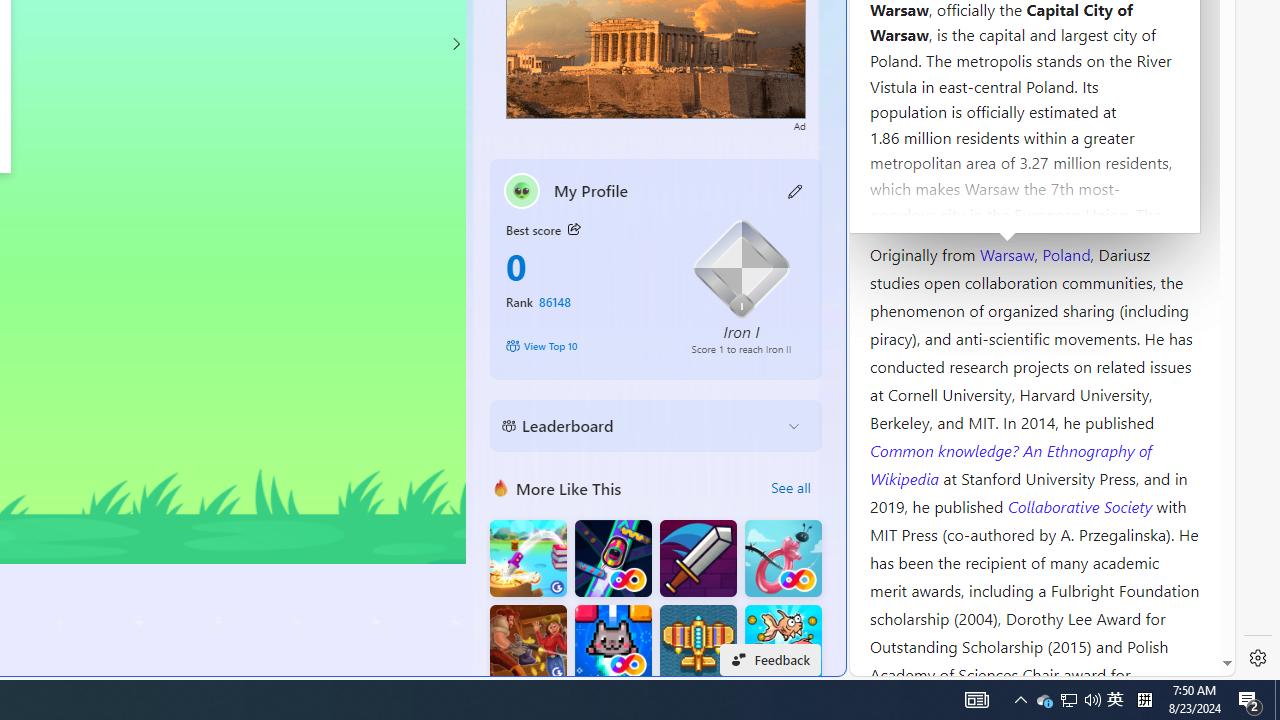 This screenshot has height=720, width=1280. What do you see at coordinates (454, 43) in the screenshot?
I see `'Class: control'` at bounding box center [454, 43].